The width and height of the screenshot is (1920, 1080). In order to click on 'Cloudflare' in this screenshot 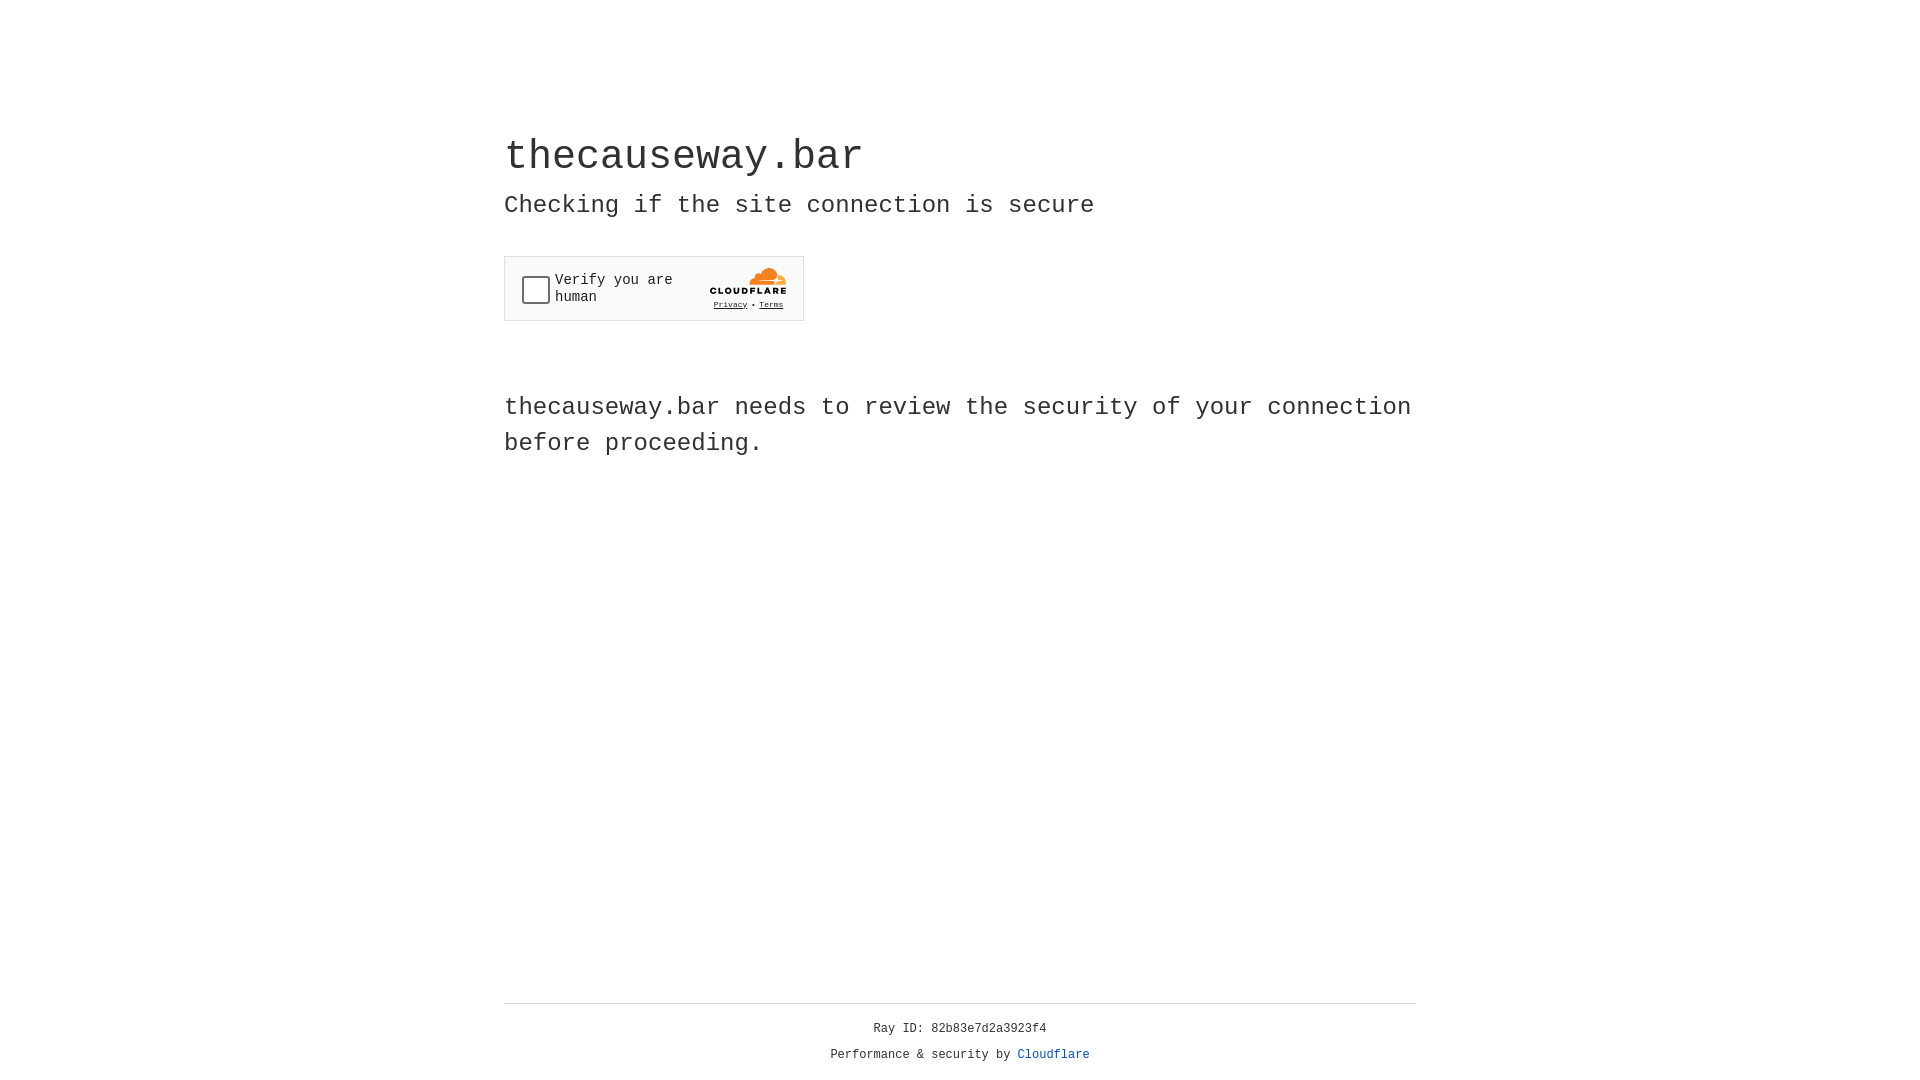, I will do `click(1053, 1054)`.